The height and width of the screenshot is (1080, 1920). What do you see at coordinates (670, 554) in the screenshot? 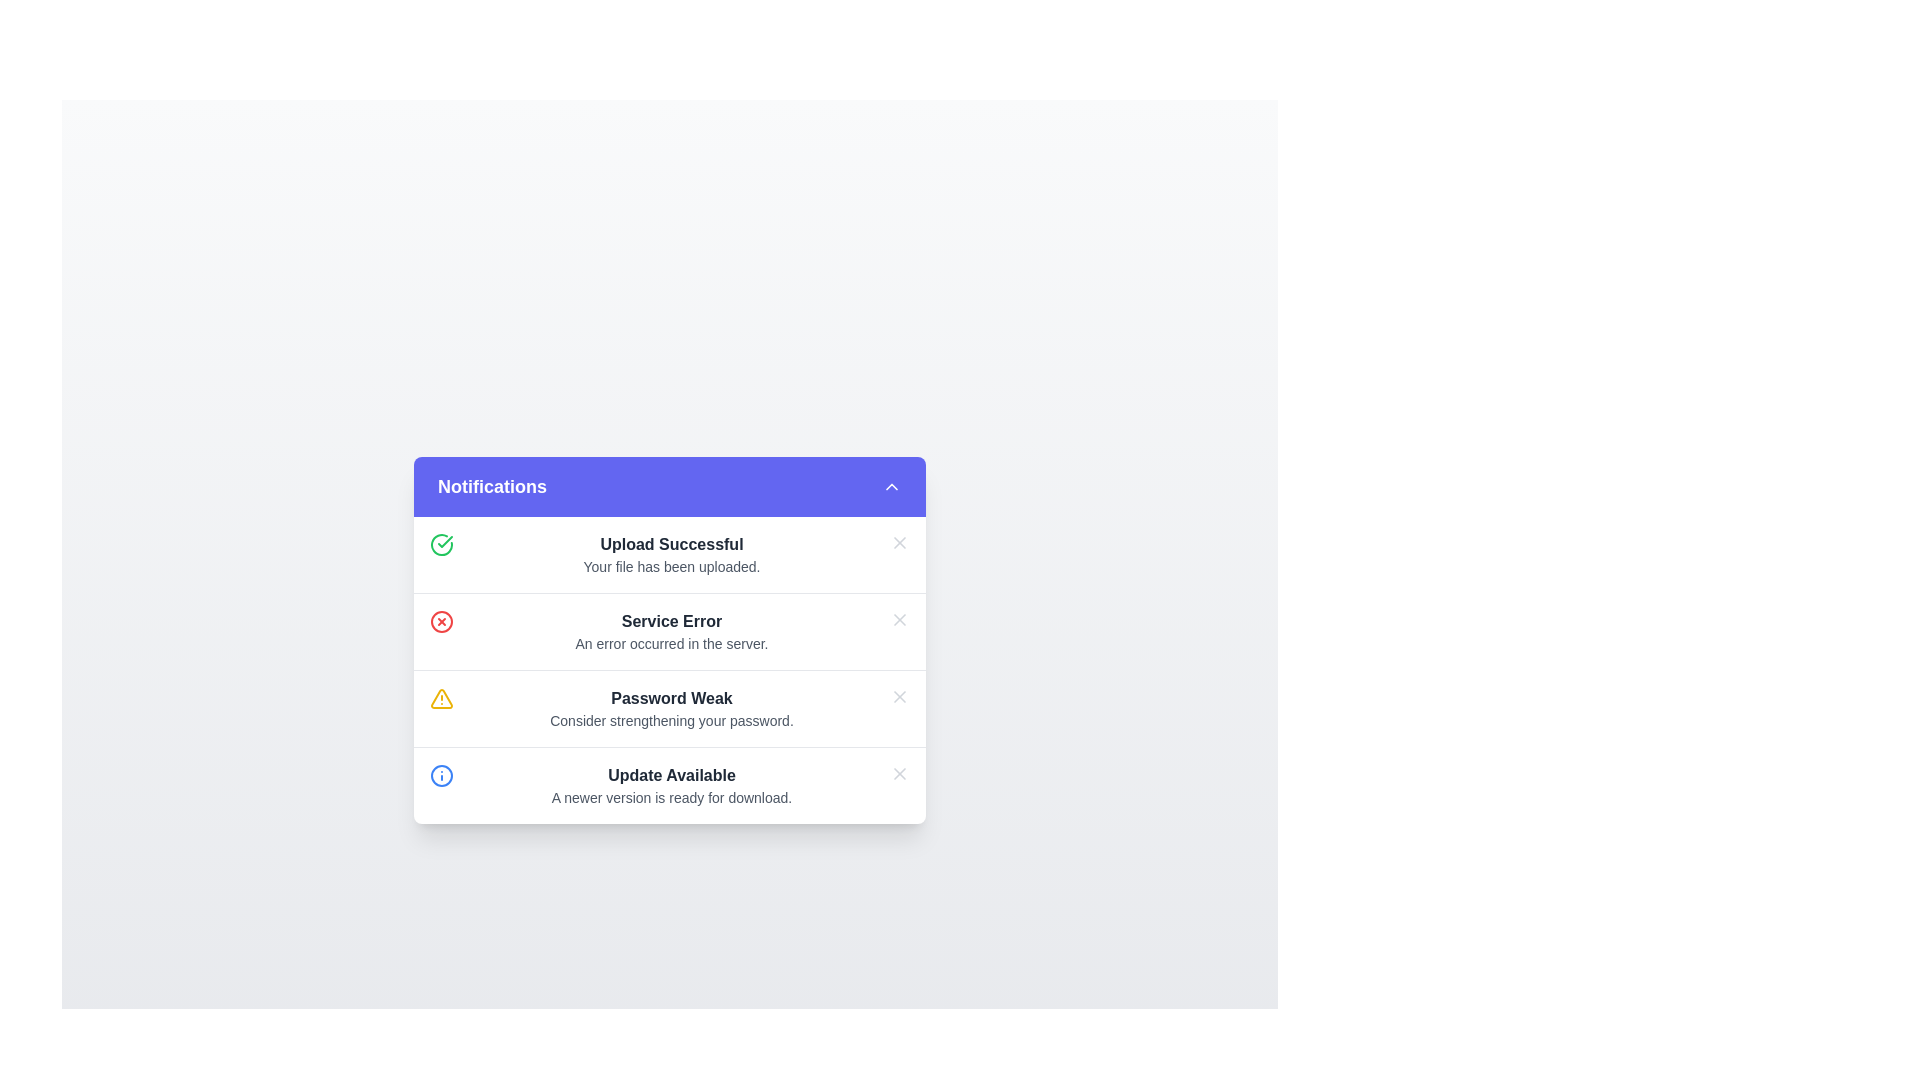
I see `the first notification in the list, which has a white background, a green checkmark icon on the left, and bold text reading 'Upload Successful'` at bounding box center [670, 554].